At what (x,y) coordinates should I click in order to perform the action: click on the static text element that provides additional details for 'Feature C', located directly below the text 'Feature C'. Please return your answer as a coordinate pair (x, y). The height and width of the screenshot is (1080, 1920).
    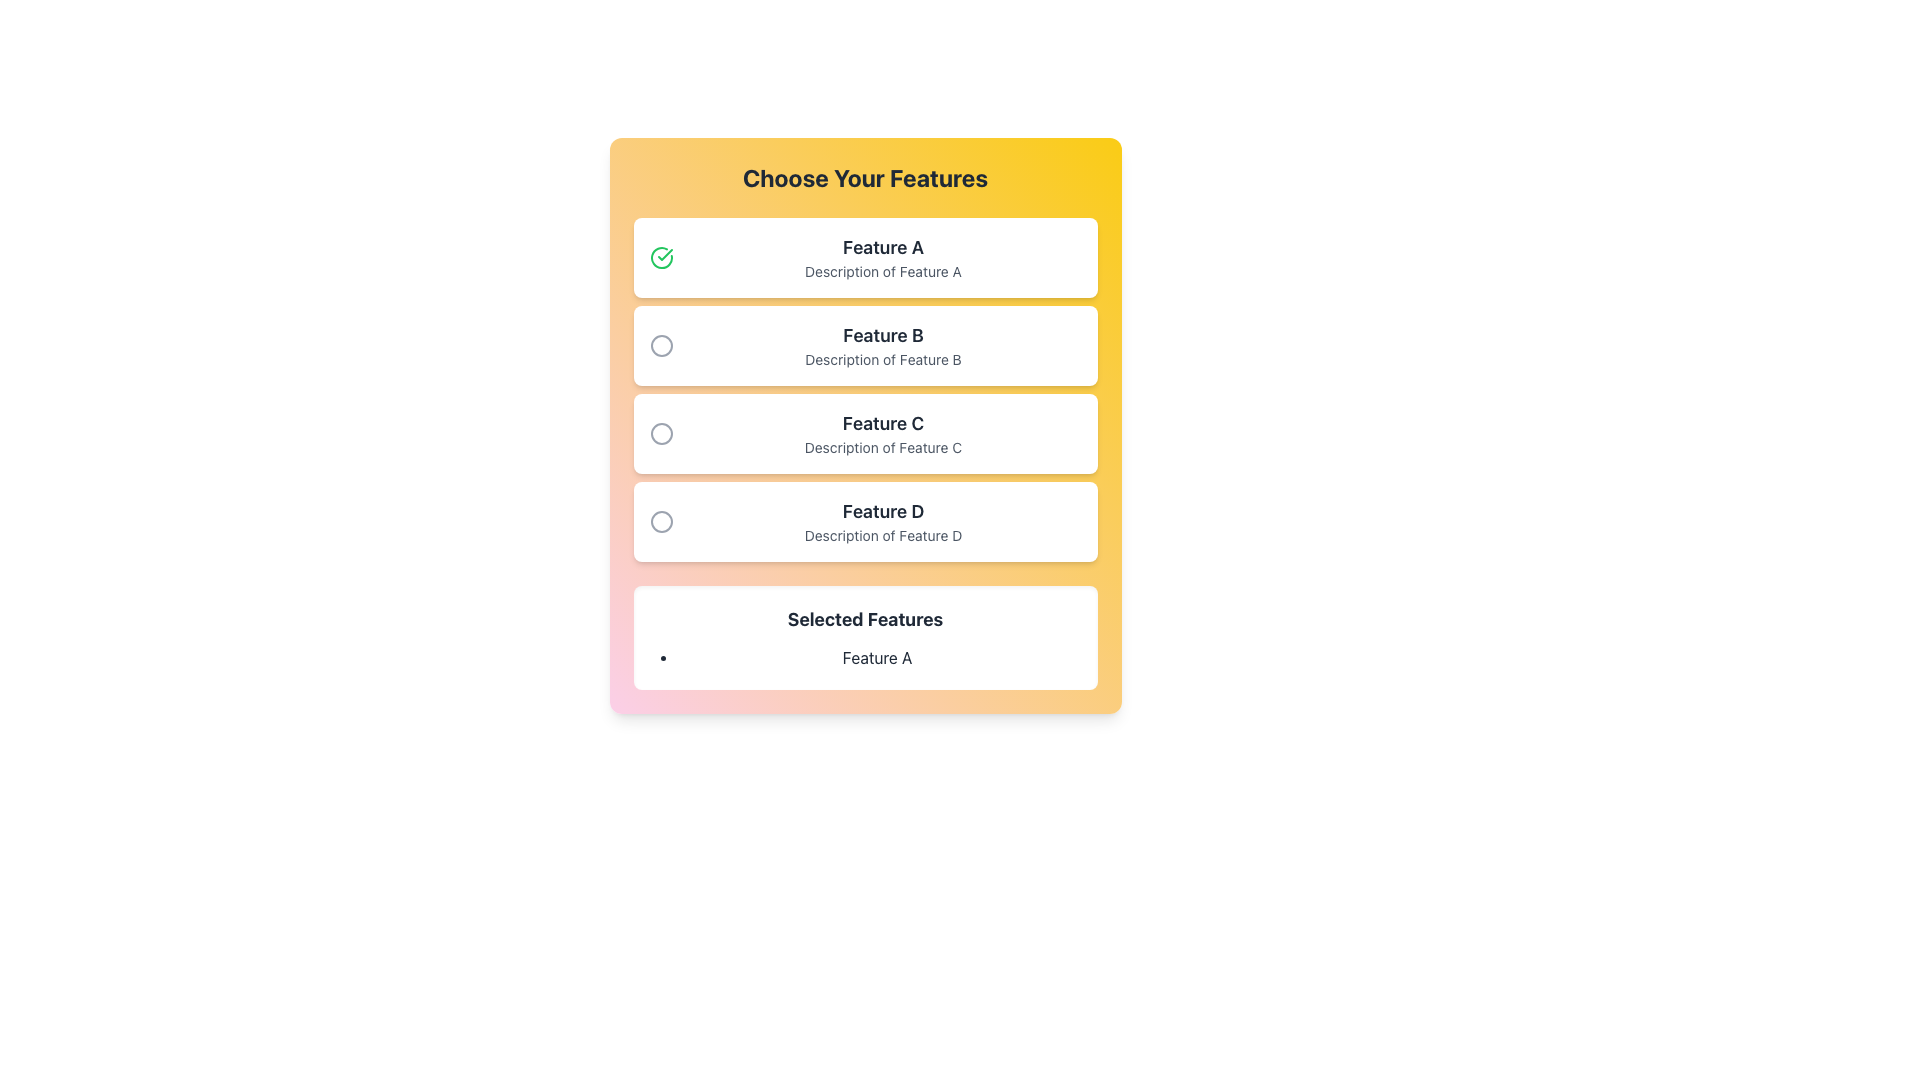
    Looking at the image, I should click on (882, 446).